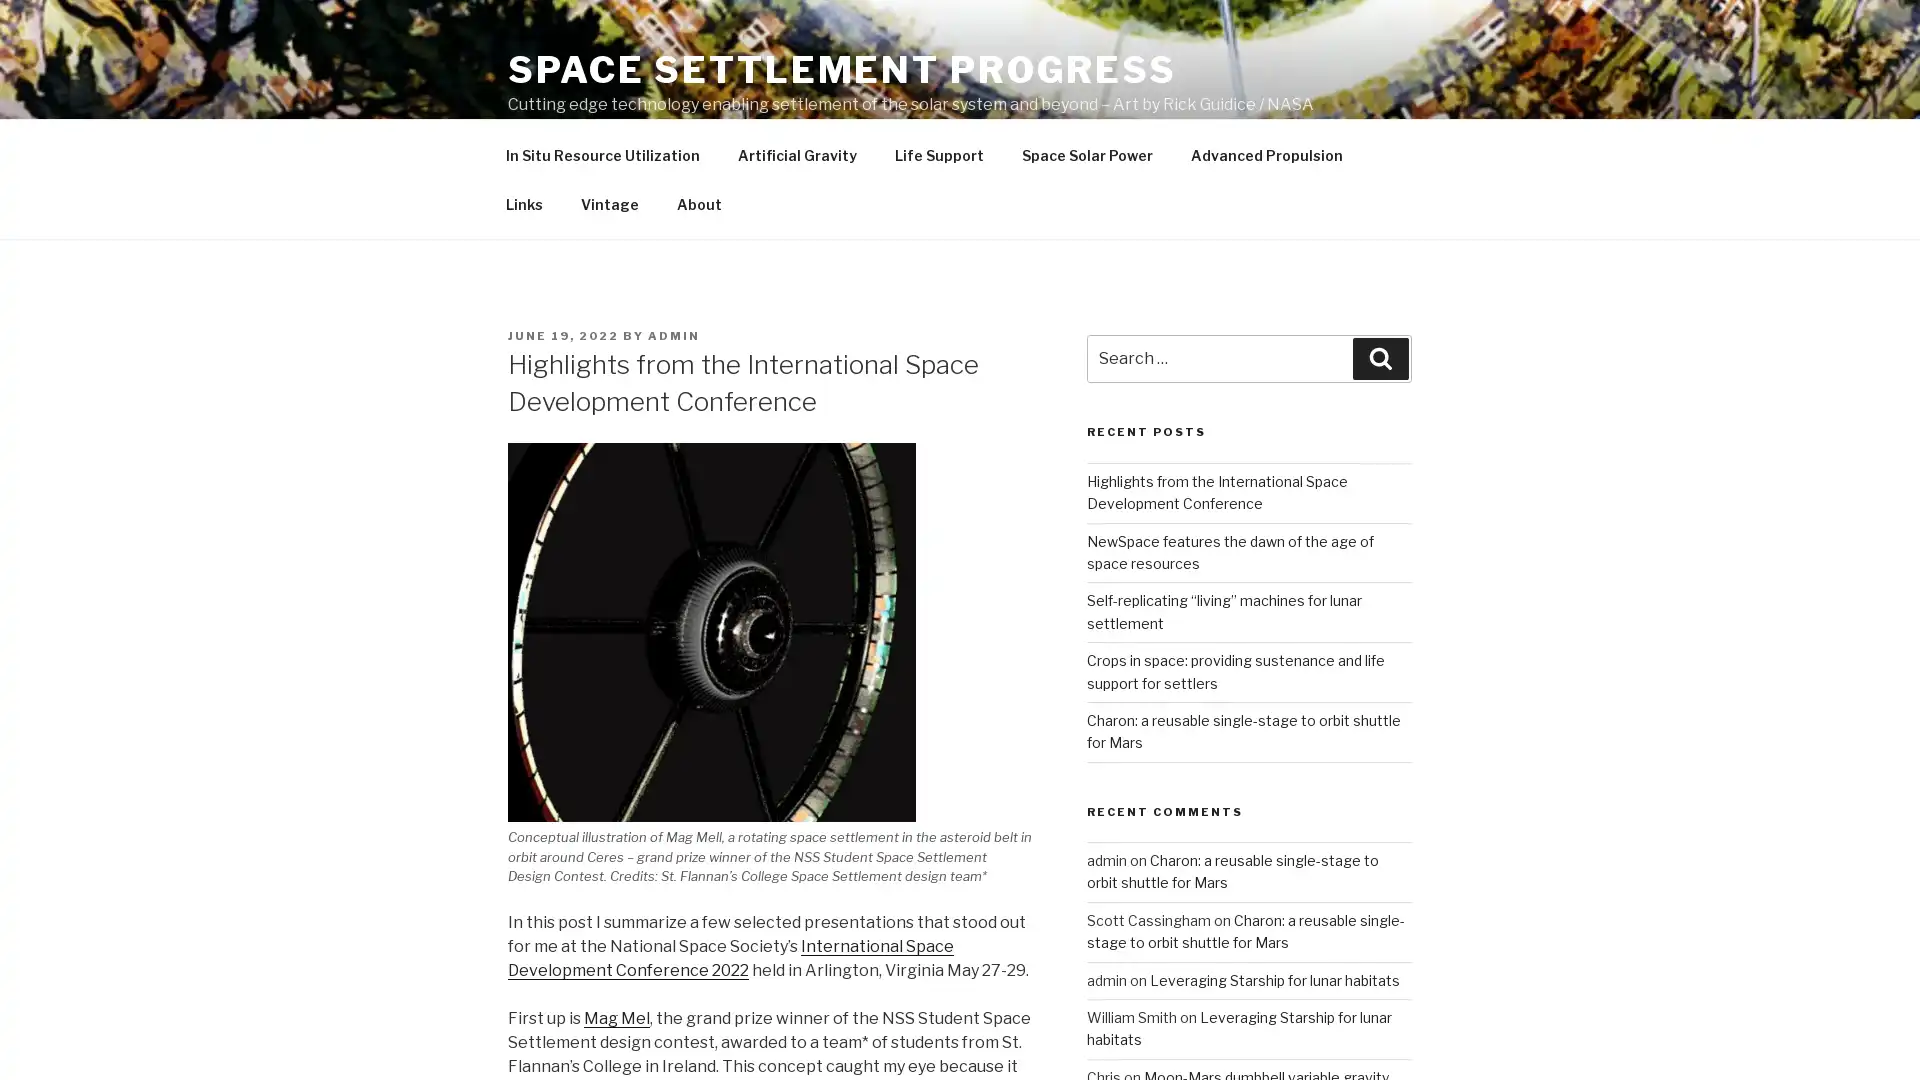 Image resolution: width=1920 pixels, height=1080 pixels. Describe the element at coordinates (1380, 405) in the screenshot. I see `Search` at that location.